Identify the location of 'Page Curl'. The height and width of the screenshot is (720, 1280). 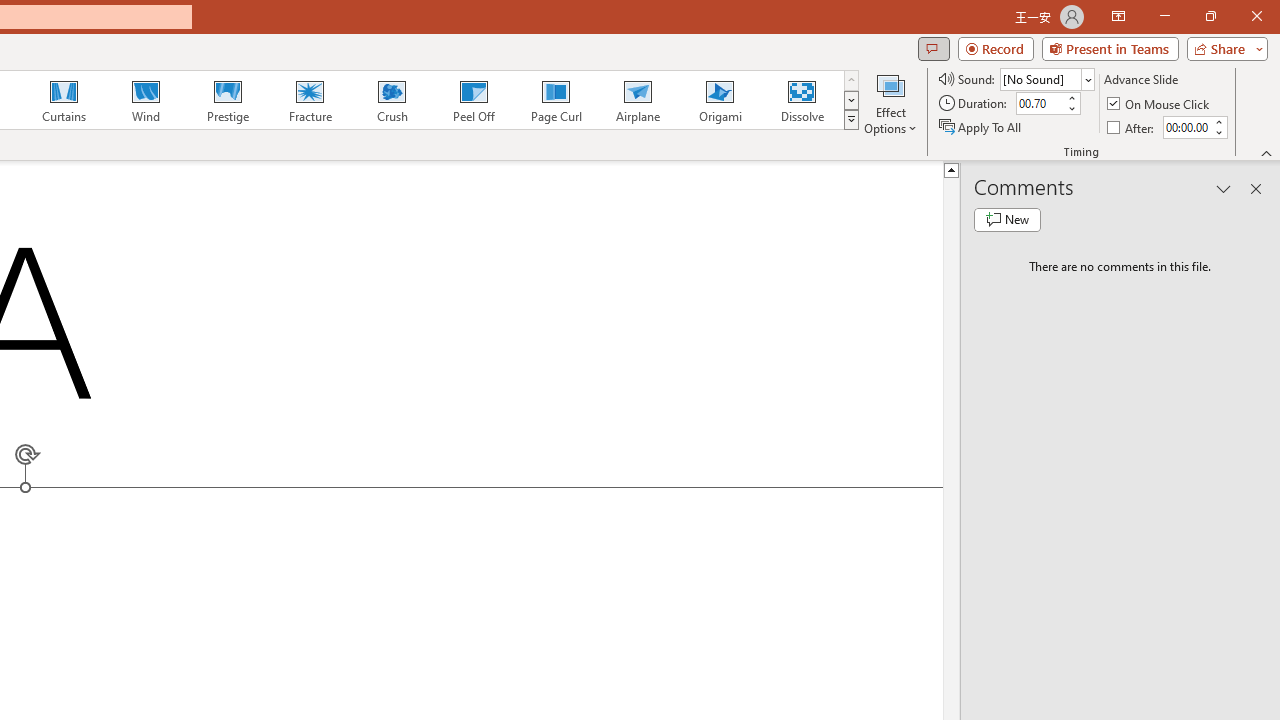
(555, 100).